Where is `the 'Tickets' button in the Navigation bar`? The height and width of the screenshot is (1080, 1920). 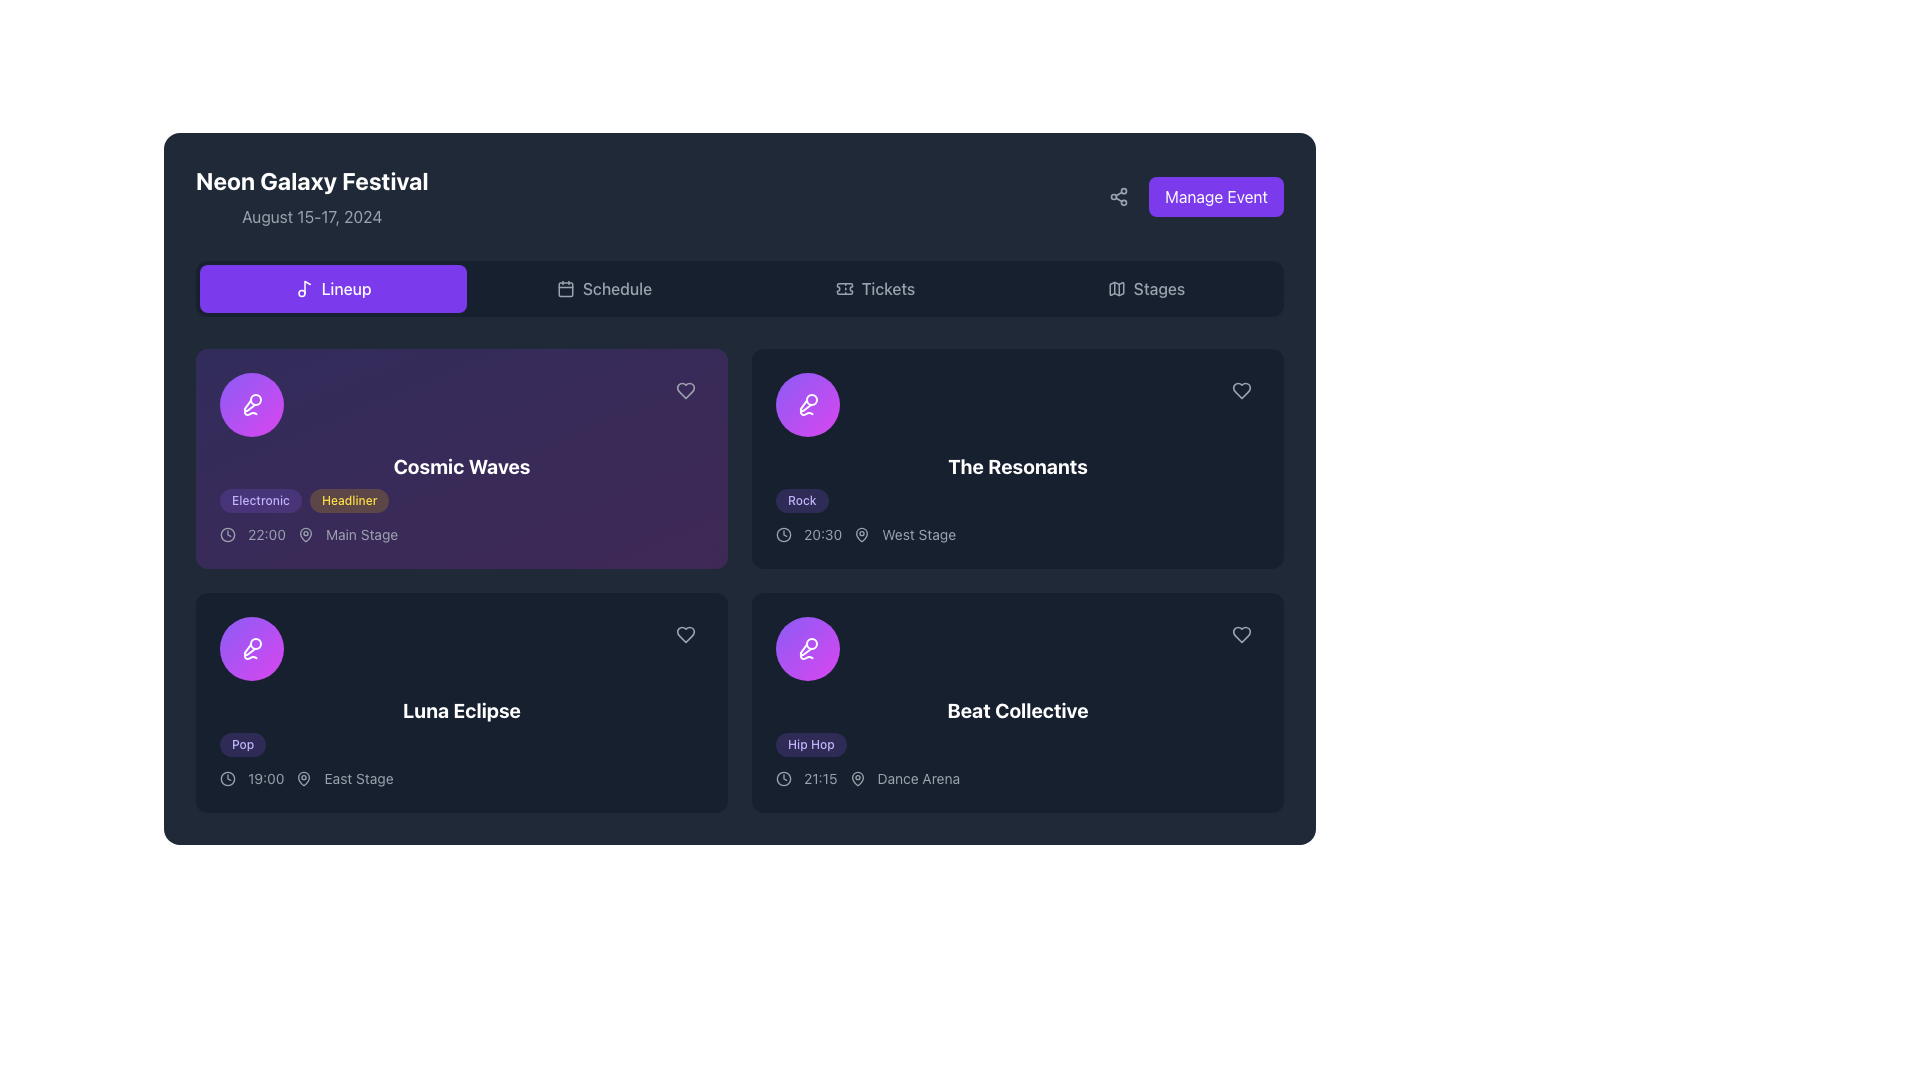
the 'Tickets' button in the Navigation bar is located at coordinates (738, 289).